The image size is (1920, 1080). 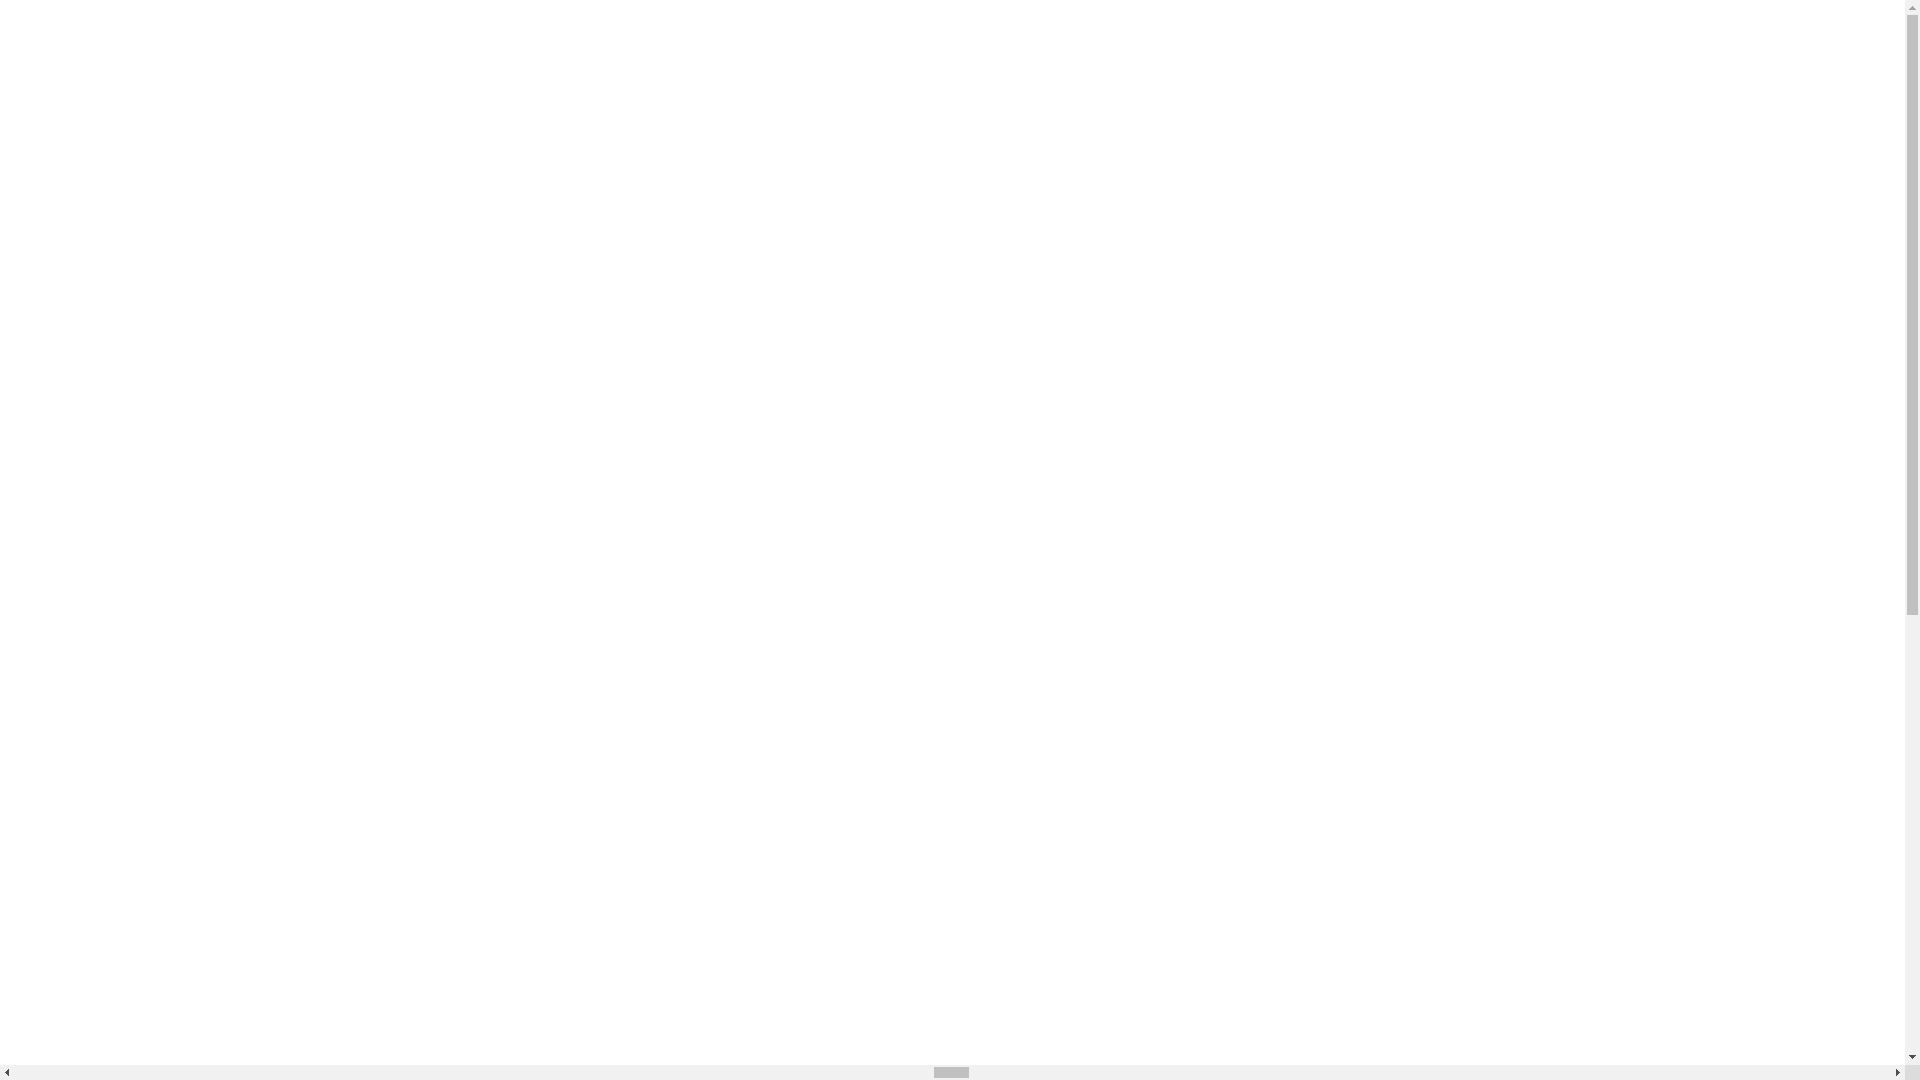 I want to click on '  Deutsch', so click(x=627, y=419).